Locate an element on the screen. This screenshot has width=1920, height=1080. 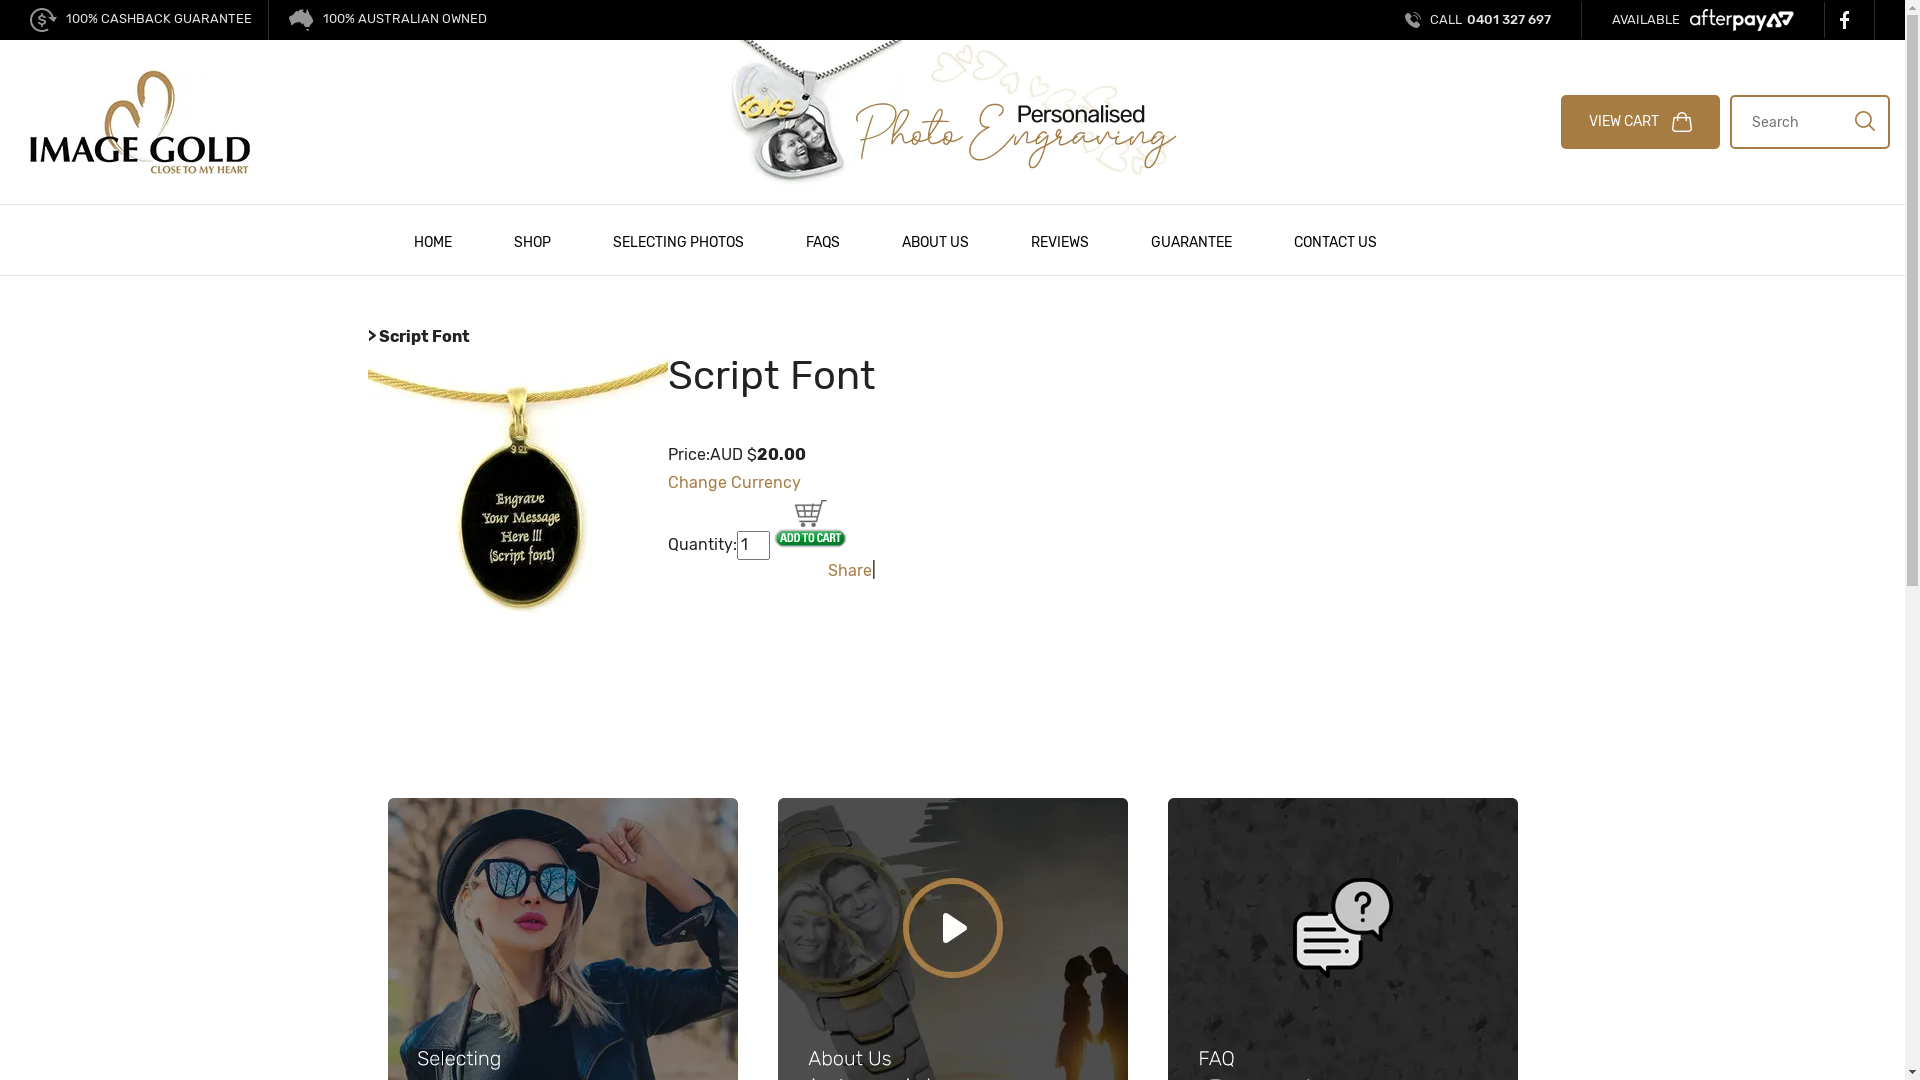
'HOME' is located at coordinates (431, 239).